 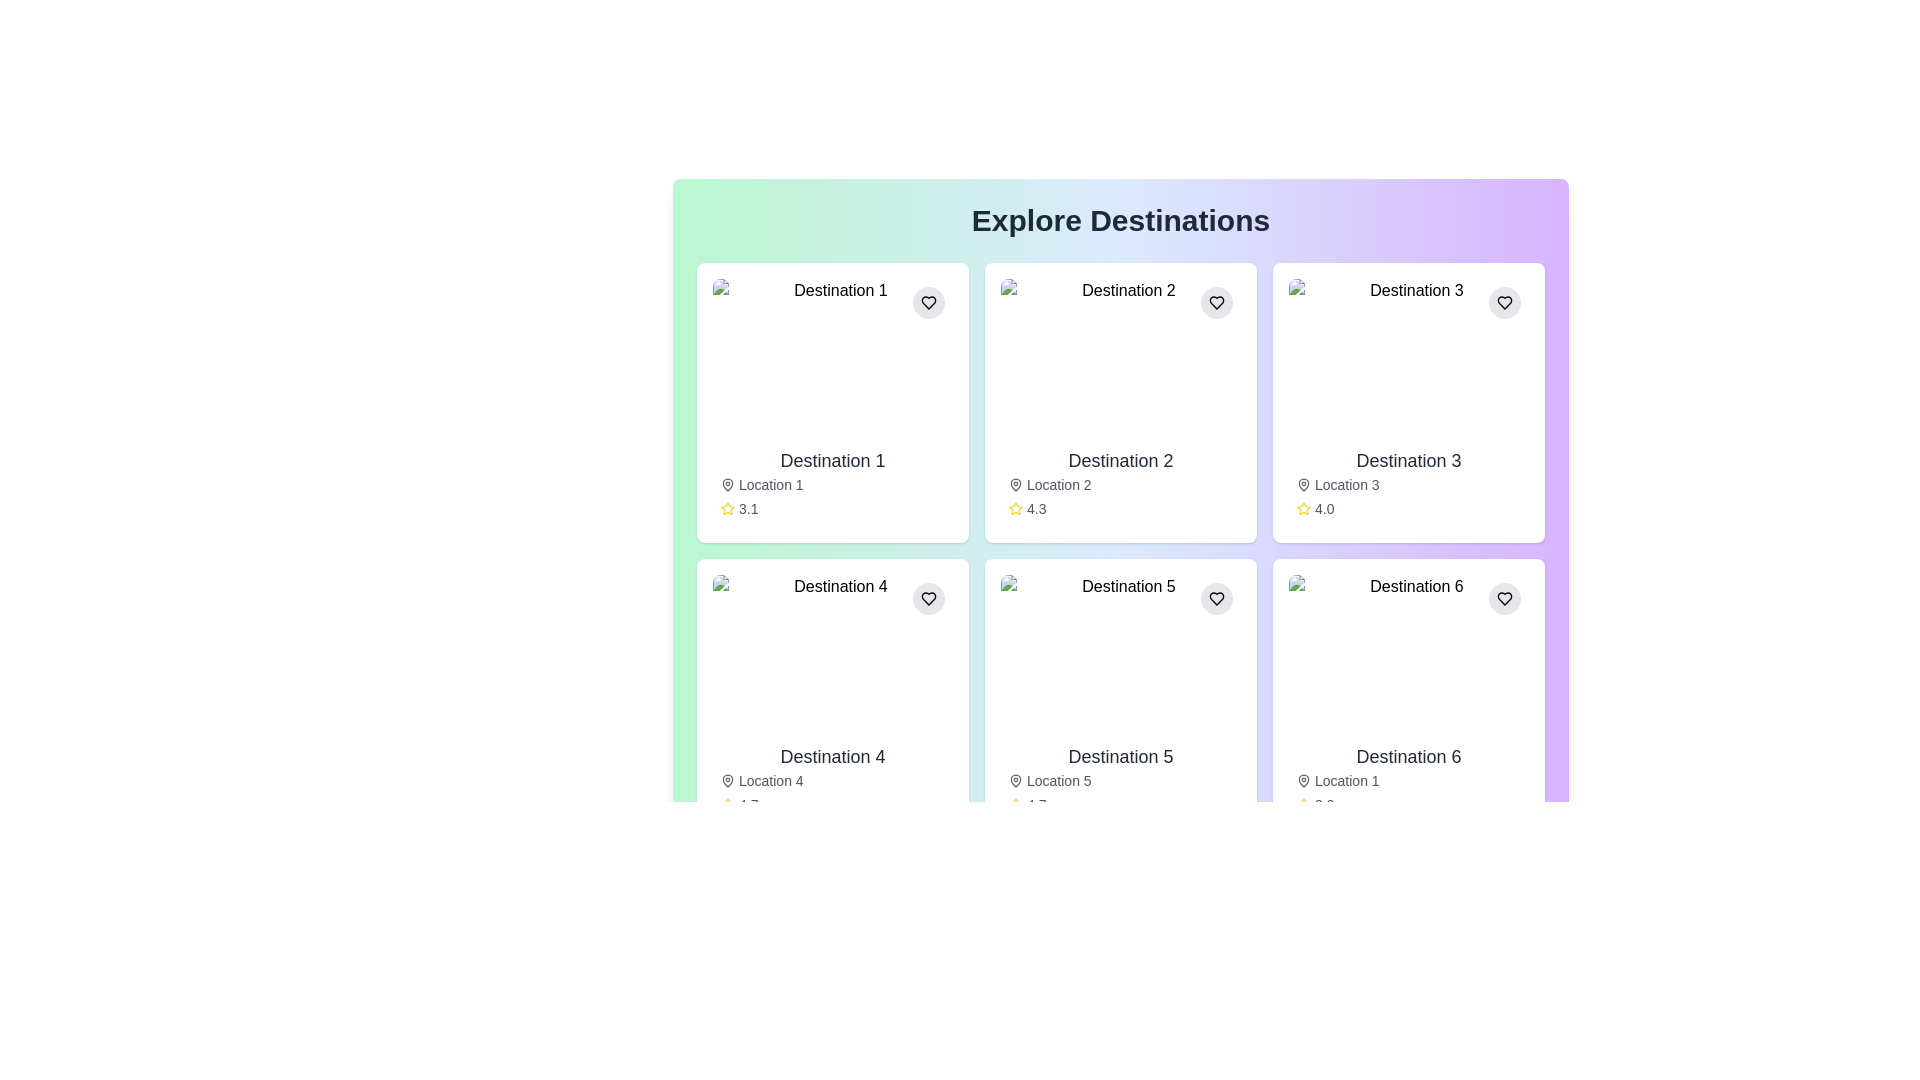 I want to click on the favorite button located in the top-right corner of the card labeled 'Destination 5', so click(x=1216, y=597).